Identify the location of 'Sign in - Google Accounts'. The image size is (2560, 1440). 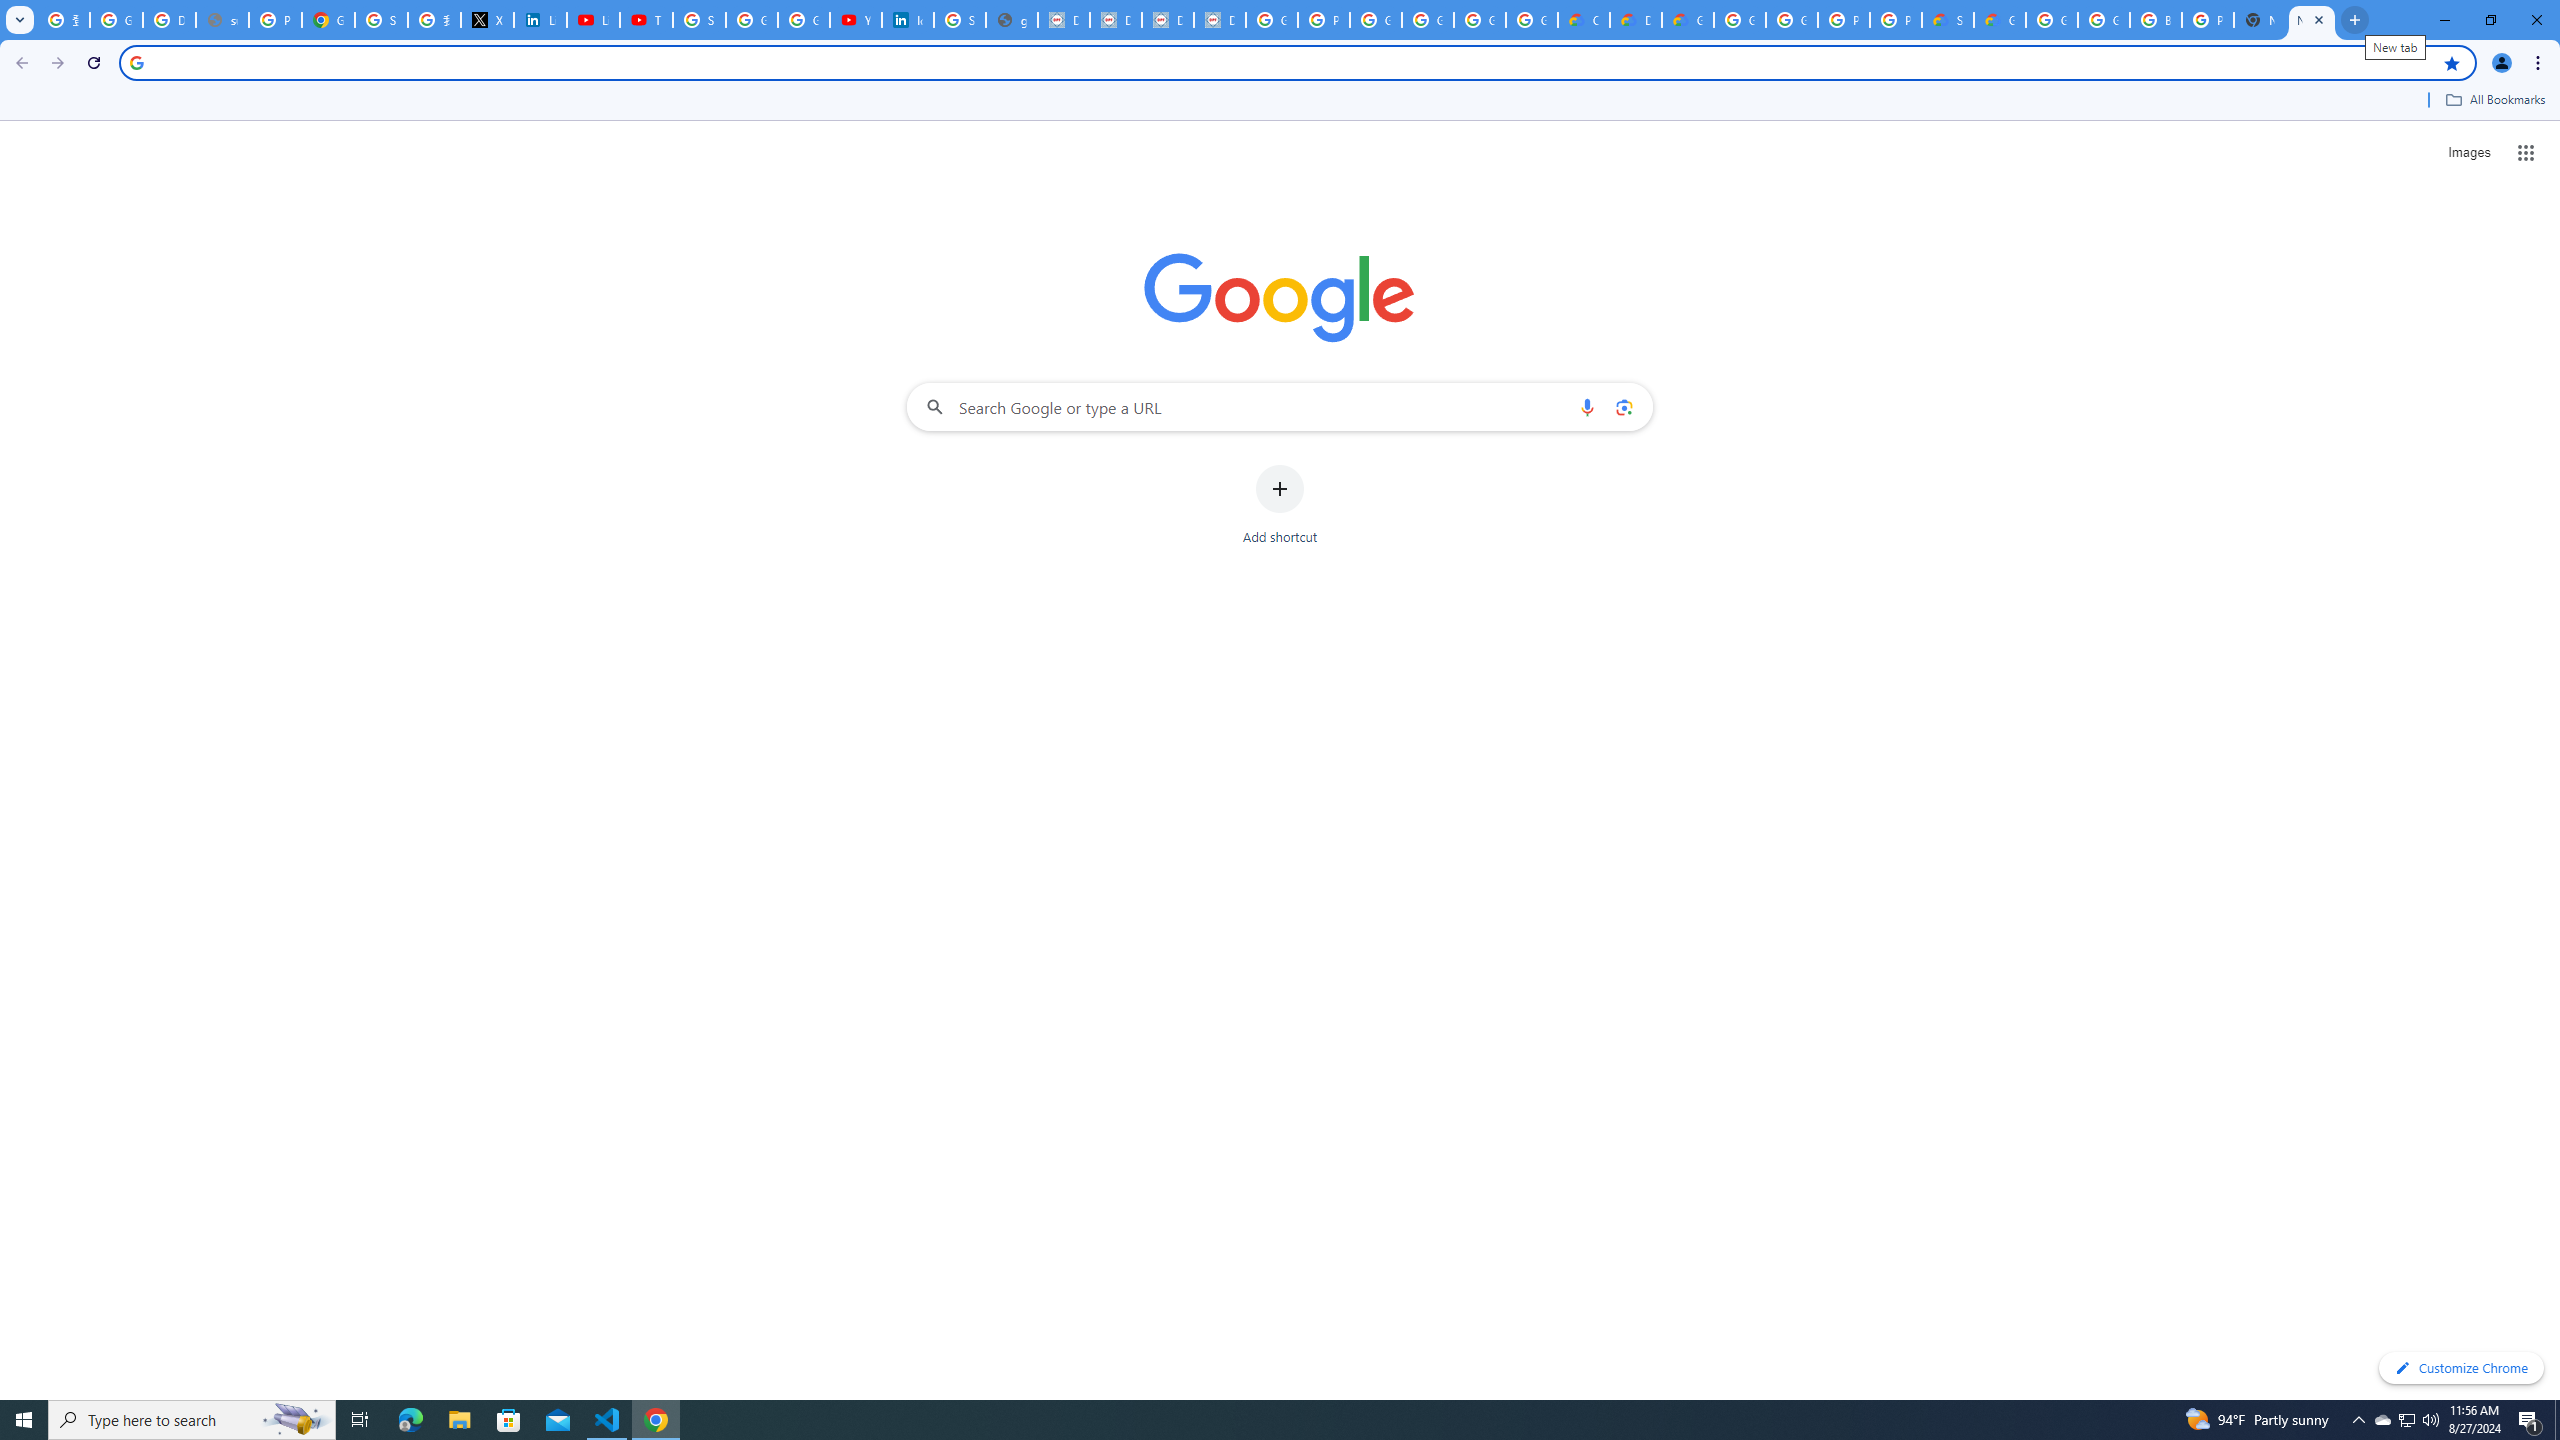
(959, 19).